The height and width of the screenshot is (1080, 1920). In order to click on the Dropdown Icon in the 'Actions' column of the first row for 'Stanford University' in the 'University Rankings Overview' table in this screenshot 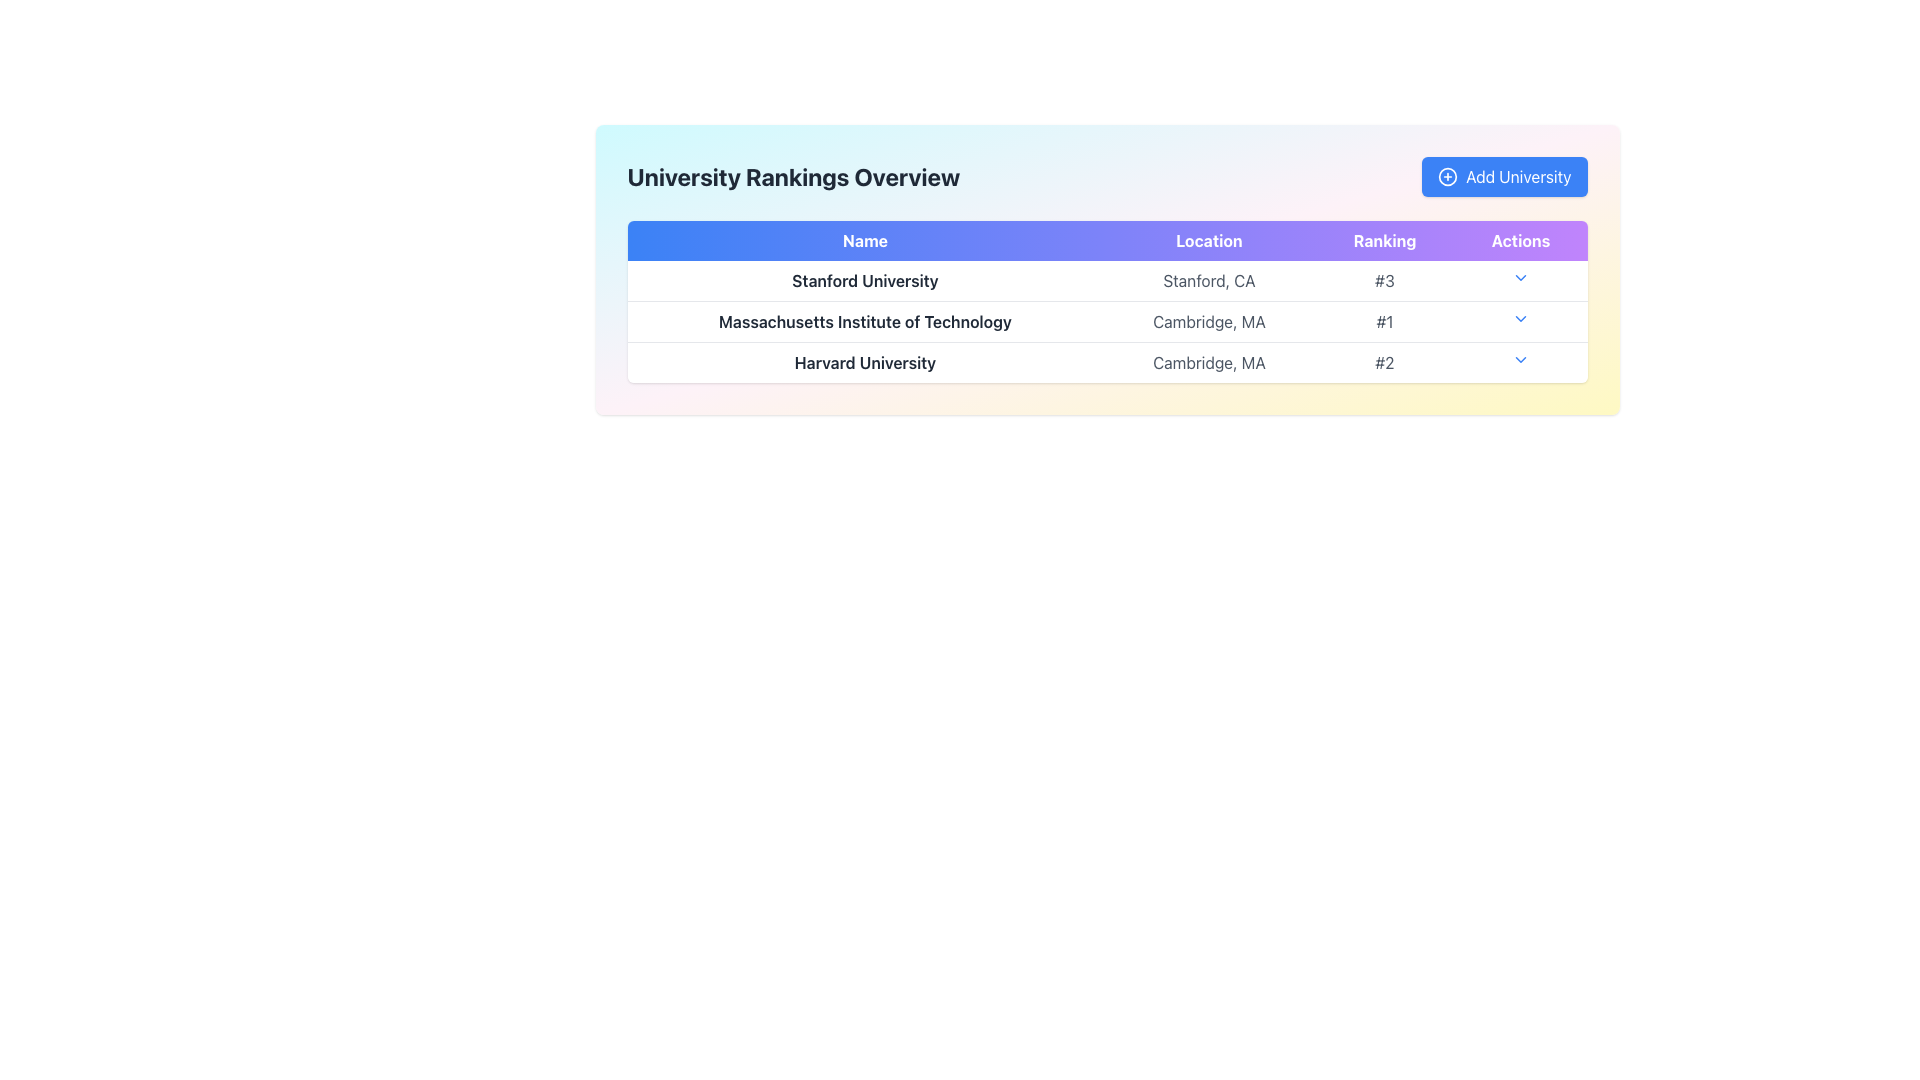, I will do `click(1520, 277)`.